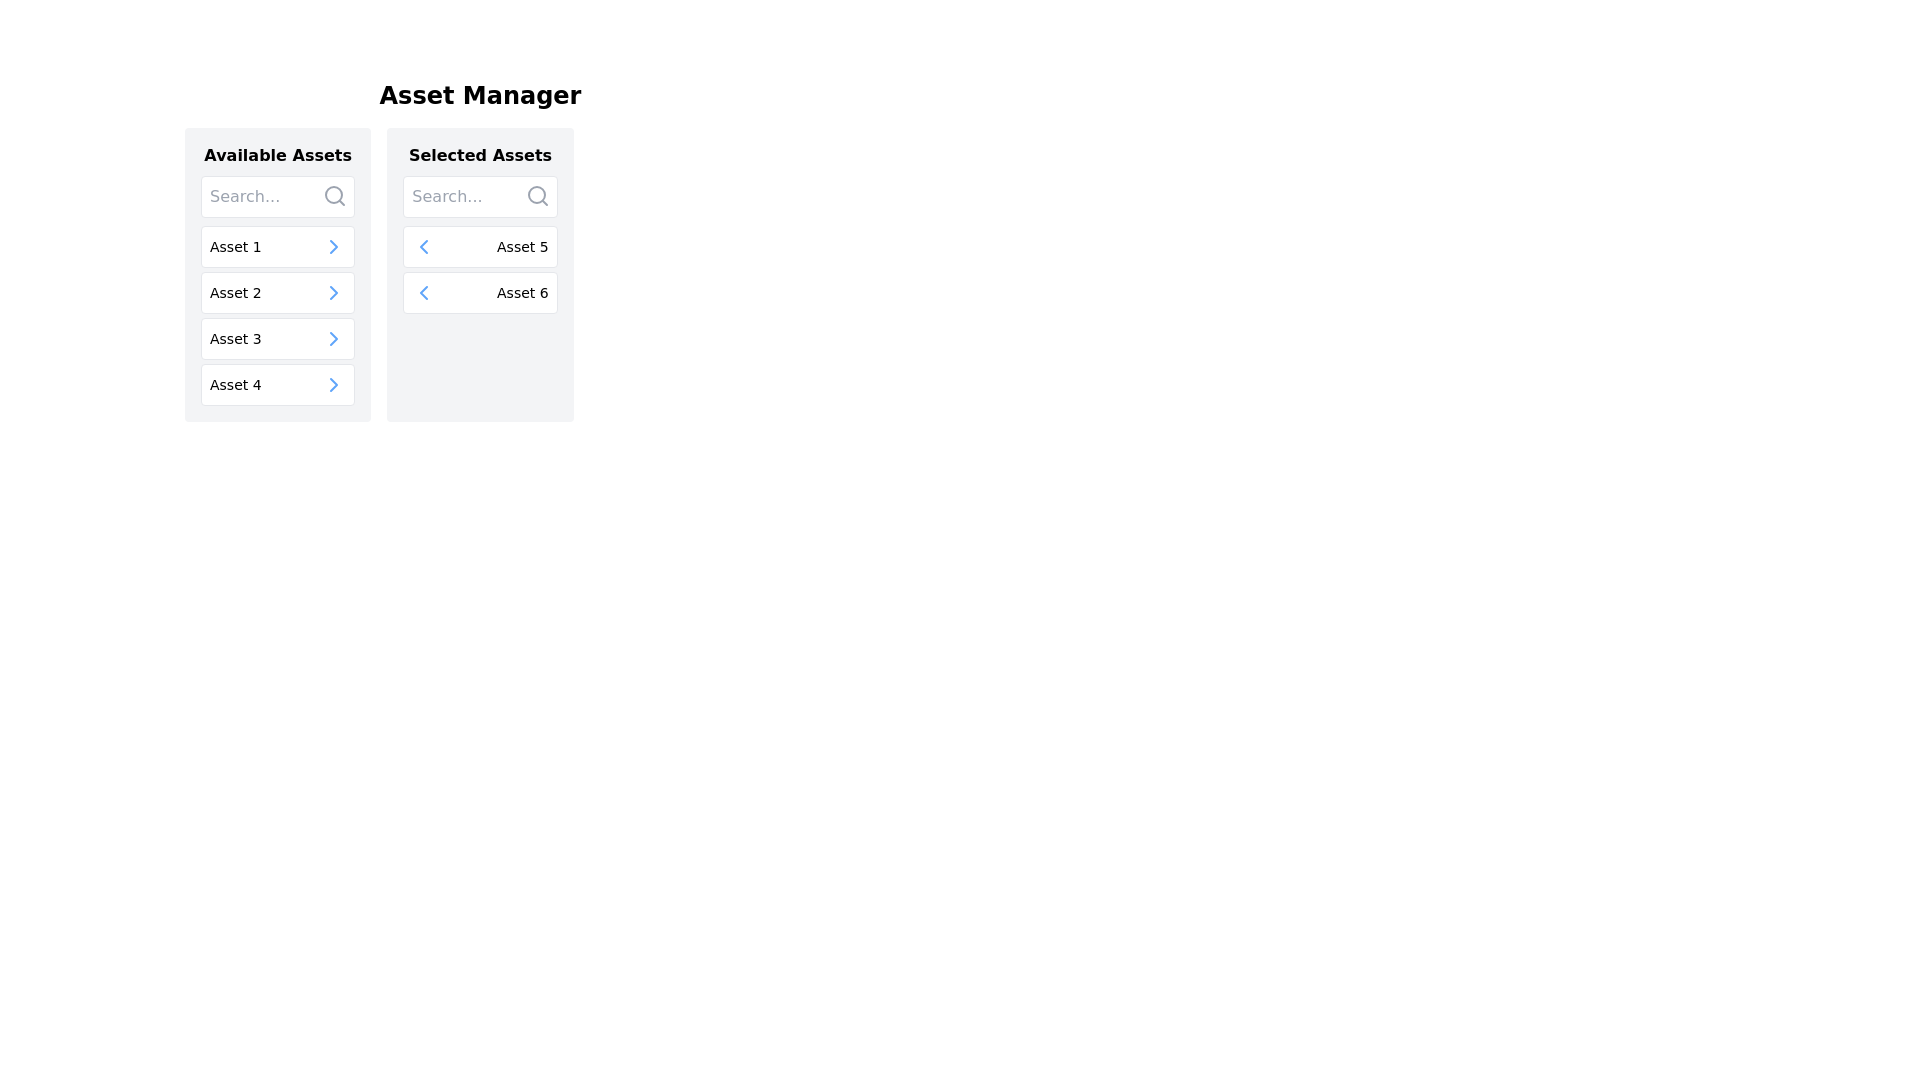  What do you see at coordinates (423, 245) in the screenshot?
I see `the left arrow icon in the 'Selected Assets' panel next to the label 'Asset 6'` at bounding box center [423, 245].